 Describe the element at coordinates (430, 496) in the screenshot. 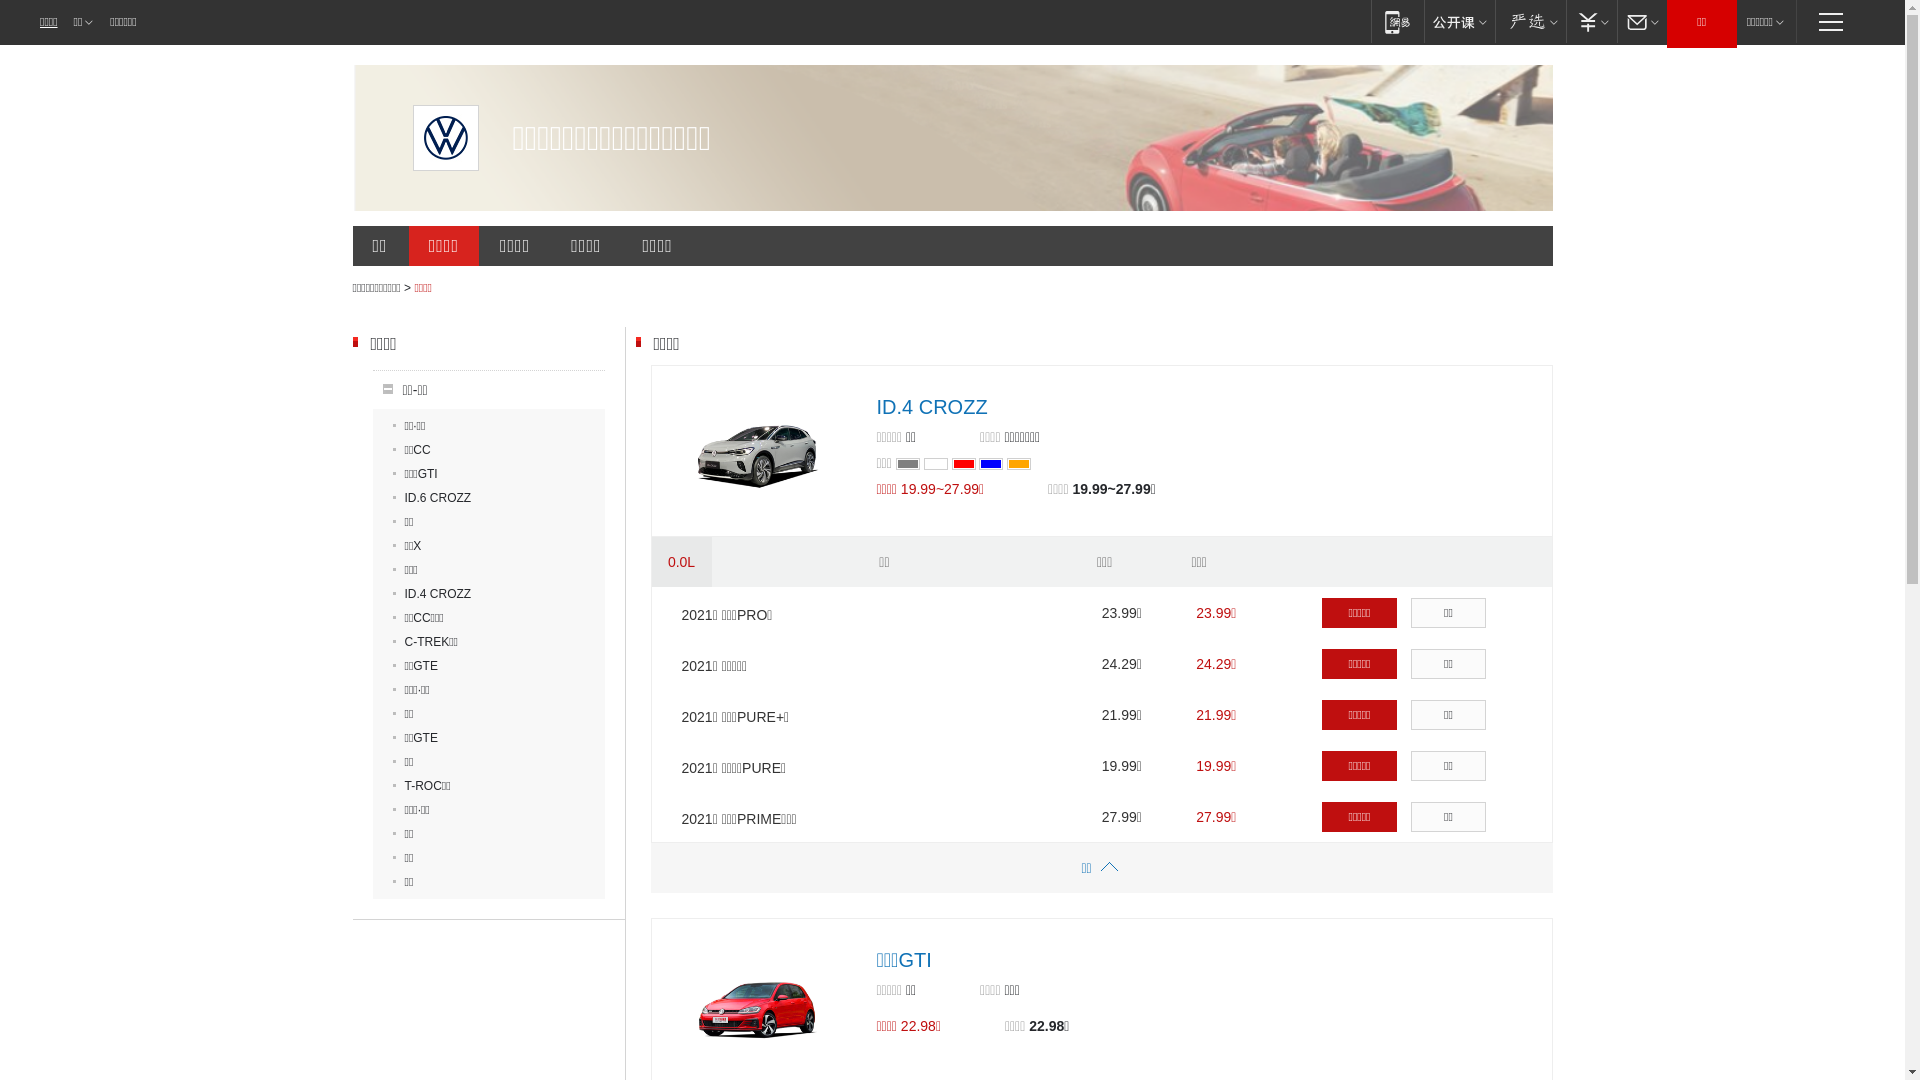

I see `'ID.6 CROZZ'` at that location.